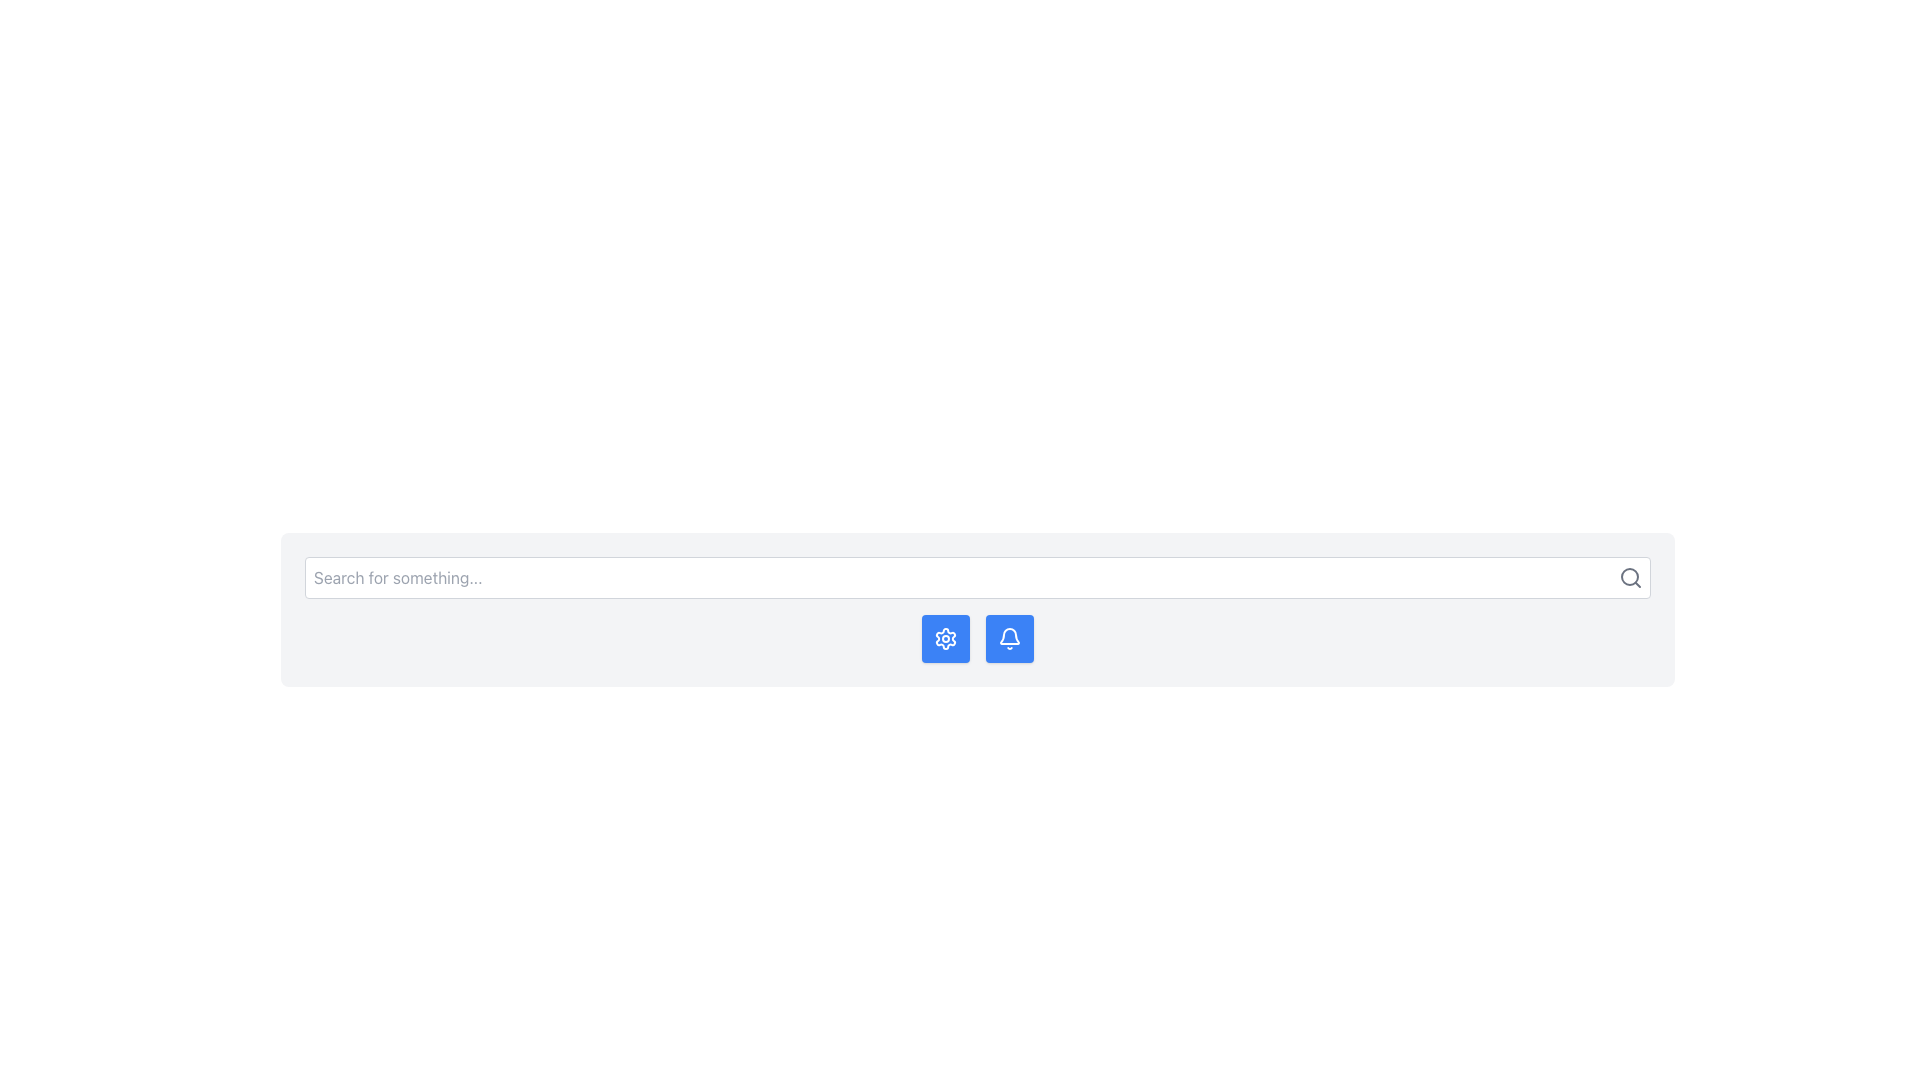  What do you see at coordinates (1631, 578) in the screenshot?
I see `the magnifying glass icon on the right side of the search bar` at bounding box center [1631, 578].